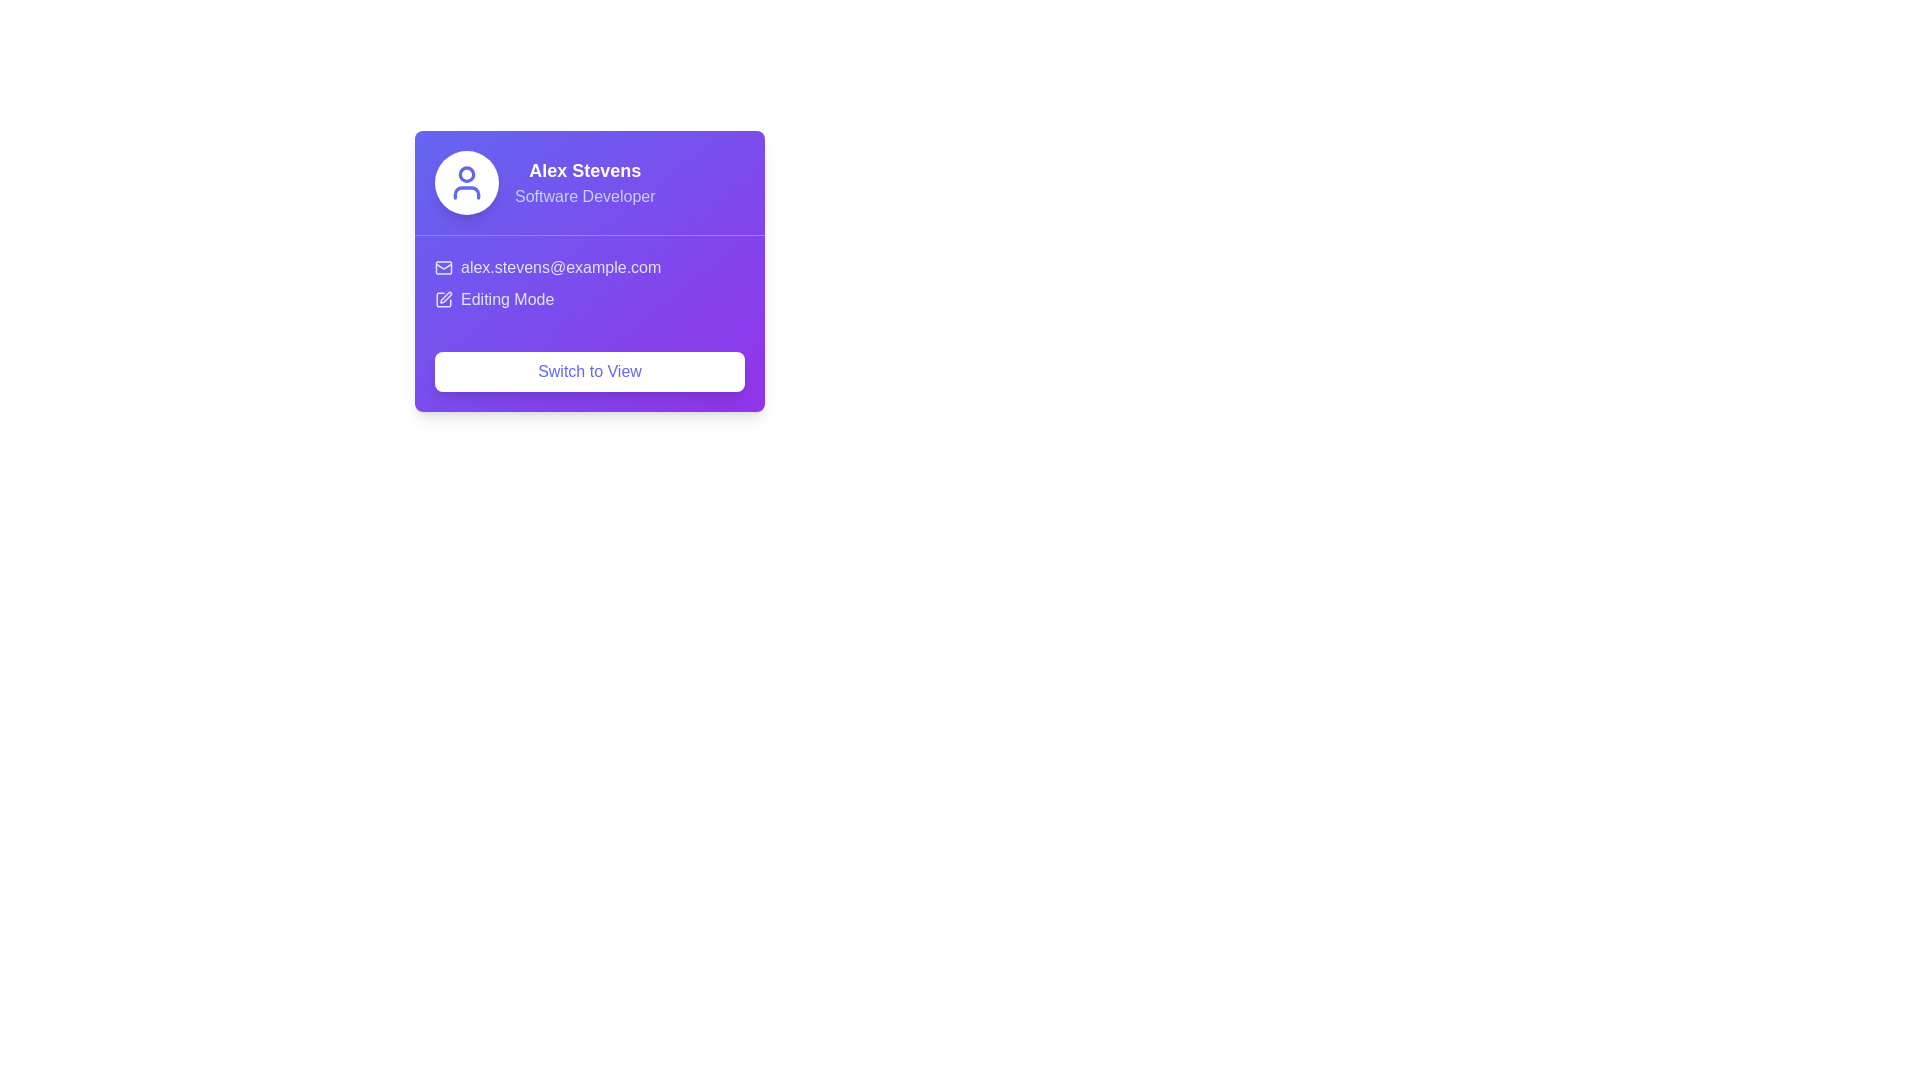 The height and width of the screenshot is (1080, 1920). Describe the element at coordinates (589, 371) in the screenshot. I see `the button located at the bottom of the purple card layout` at that location.